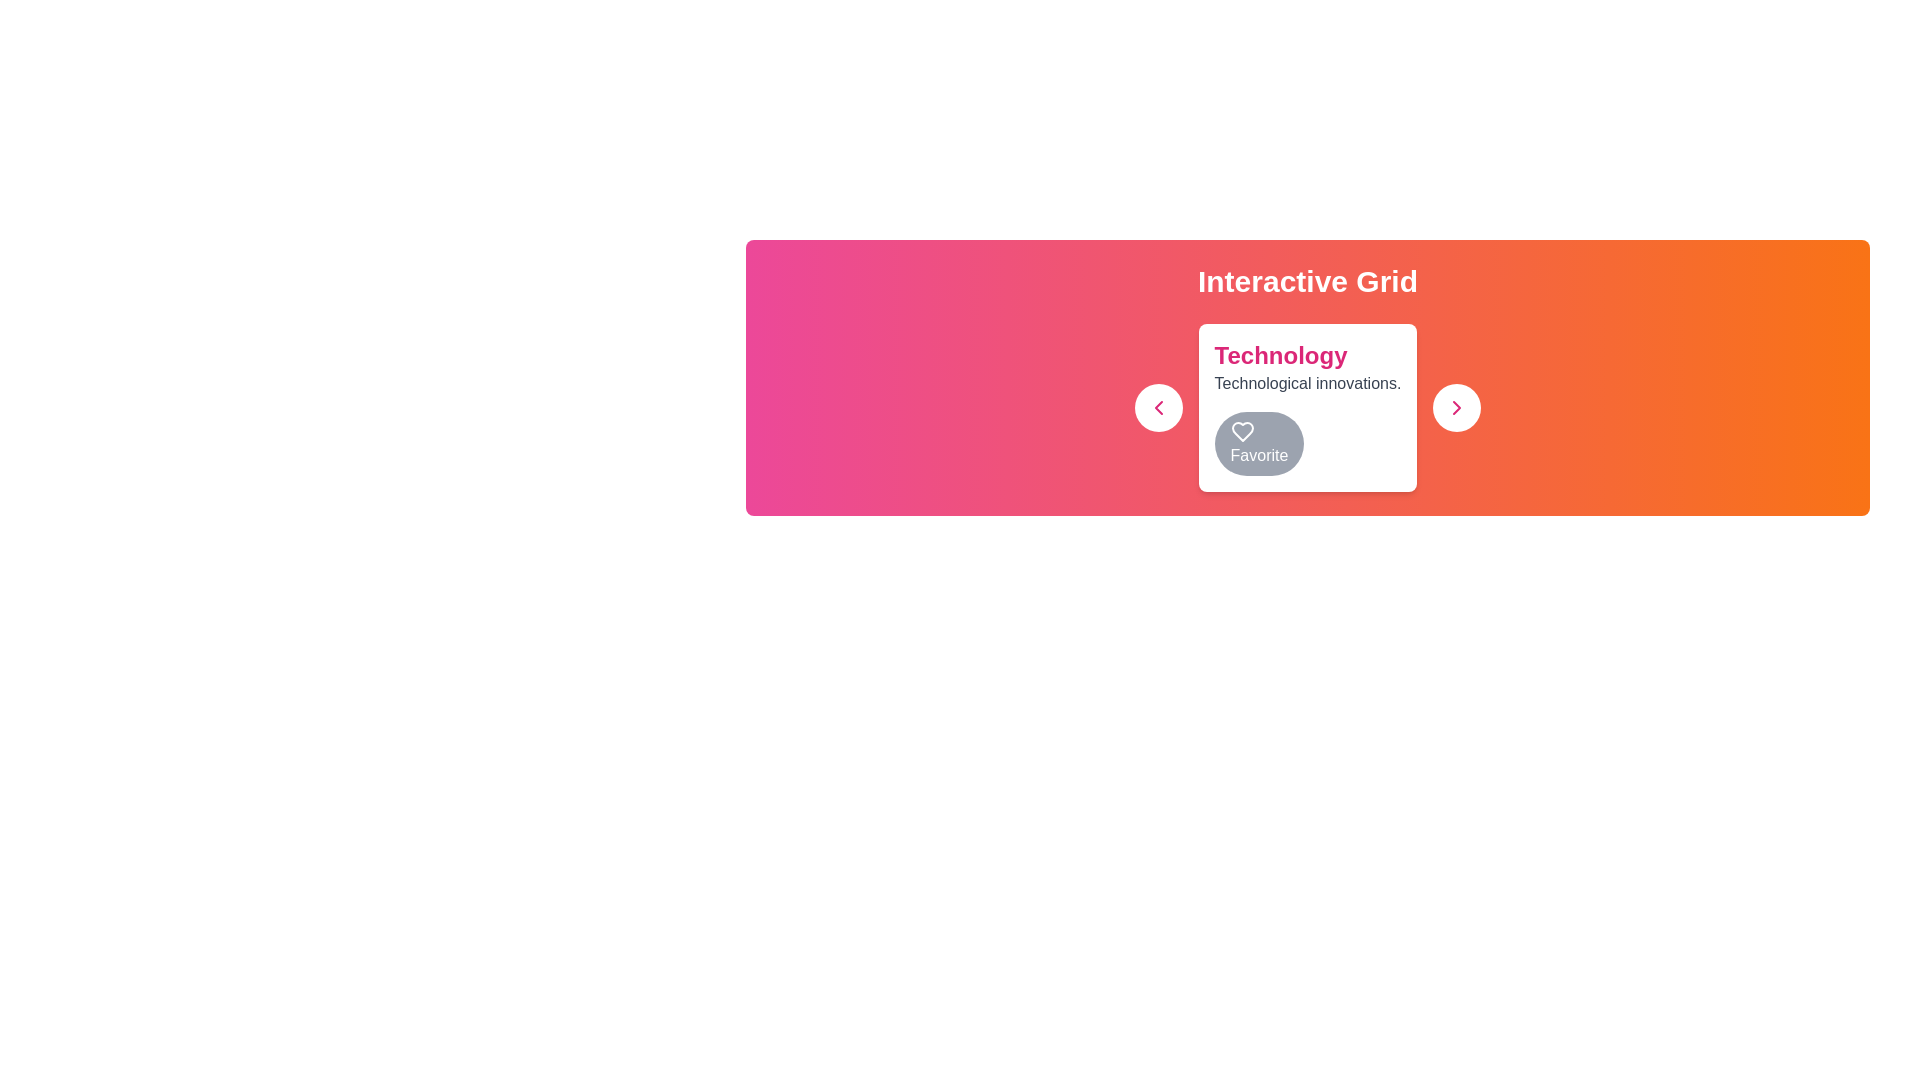  I want to click on the descriptive text element that emphasizes technological advancements, located centrally within the card widget, below the 'Technology' text and above the 'Favorite' button, so click(1307, 384).